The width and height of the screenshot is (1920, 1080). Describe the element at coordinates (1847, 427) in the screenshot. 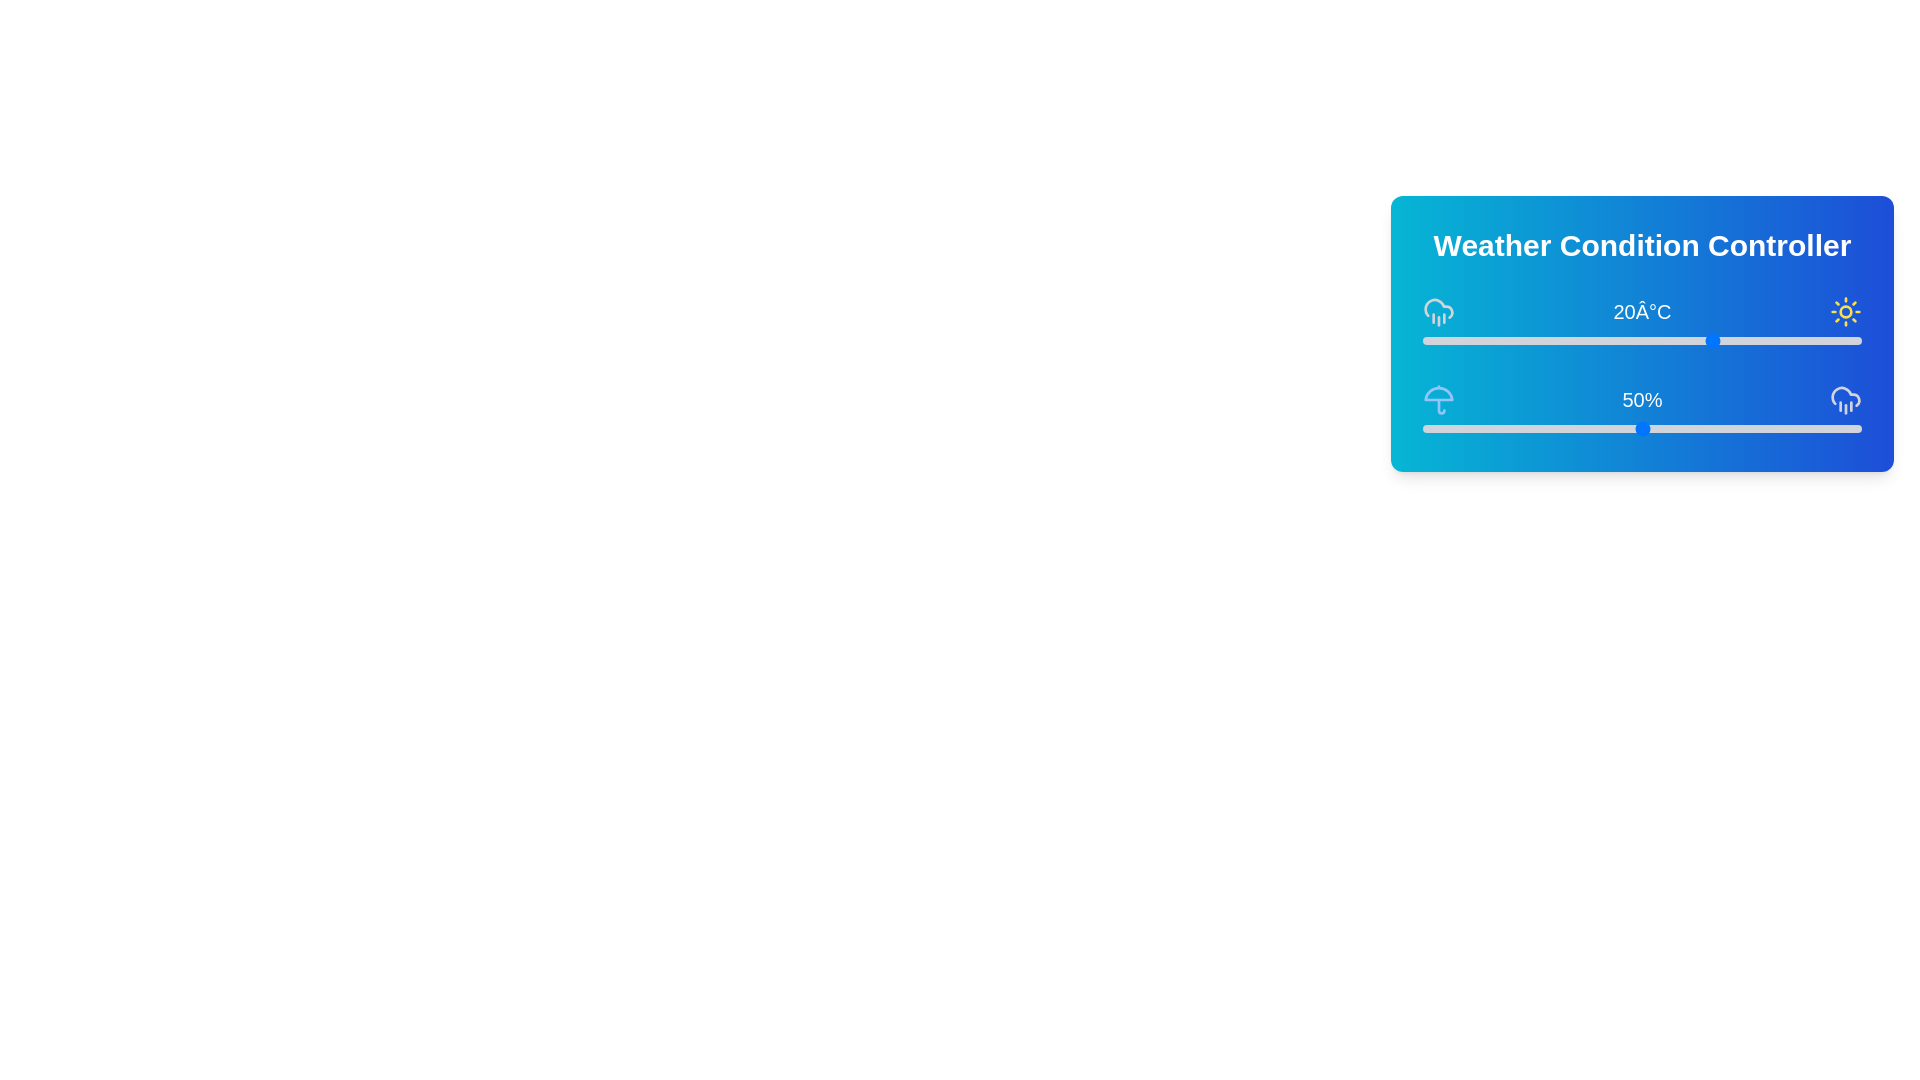

I see `the precipitation slider to 97%` at that location.